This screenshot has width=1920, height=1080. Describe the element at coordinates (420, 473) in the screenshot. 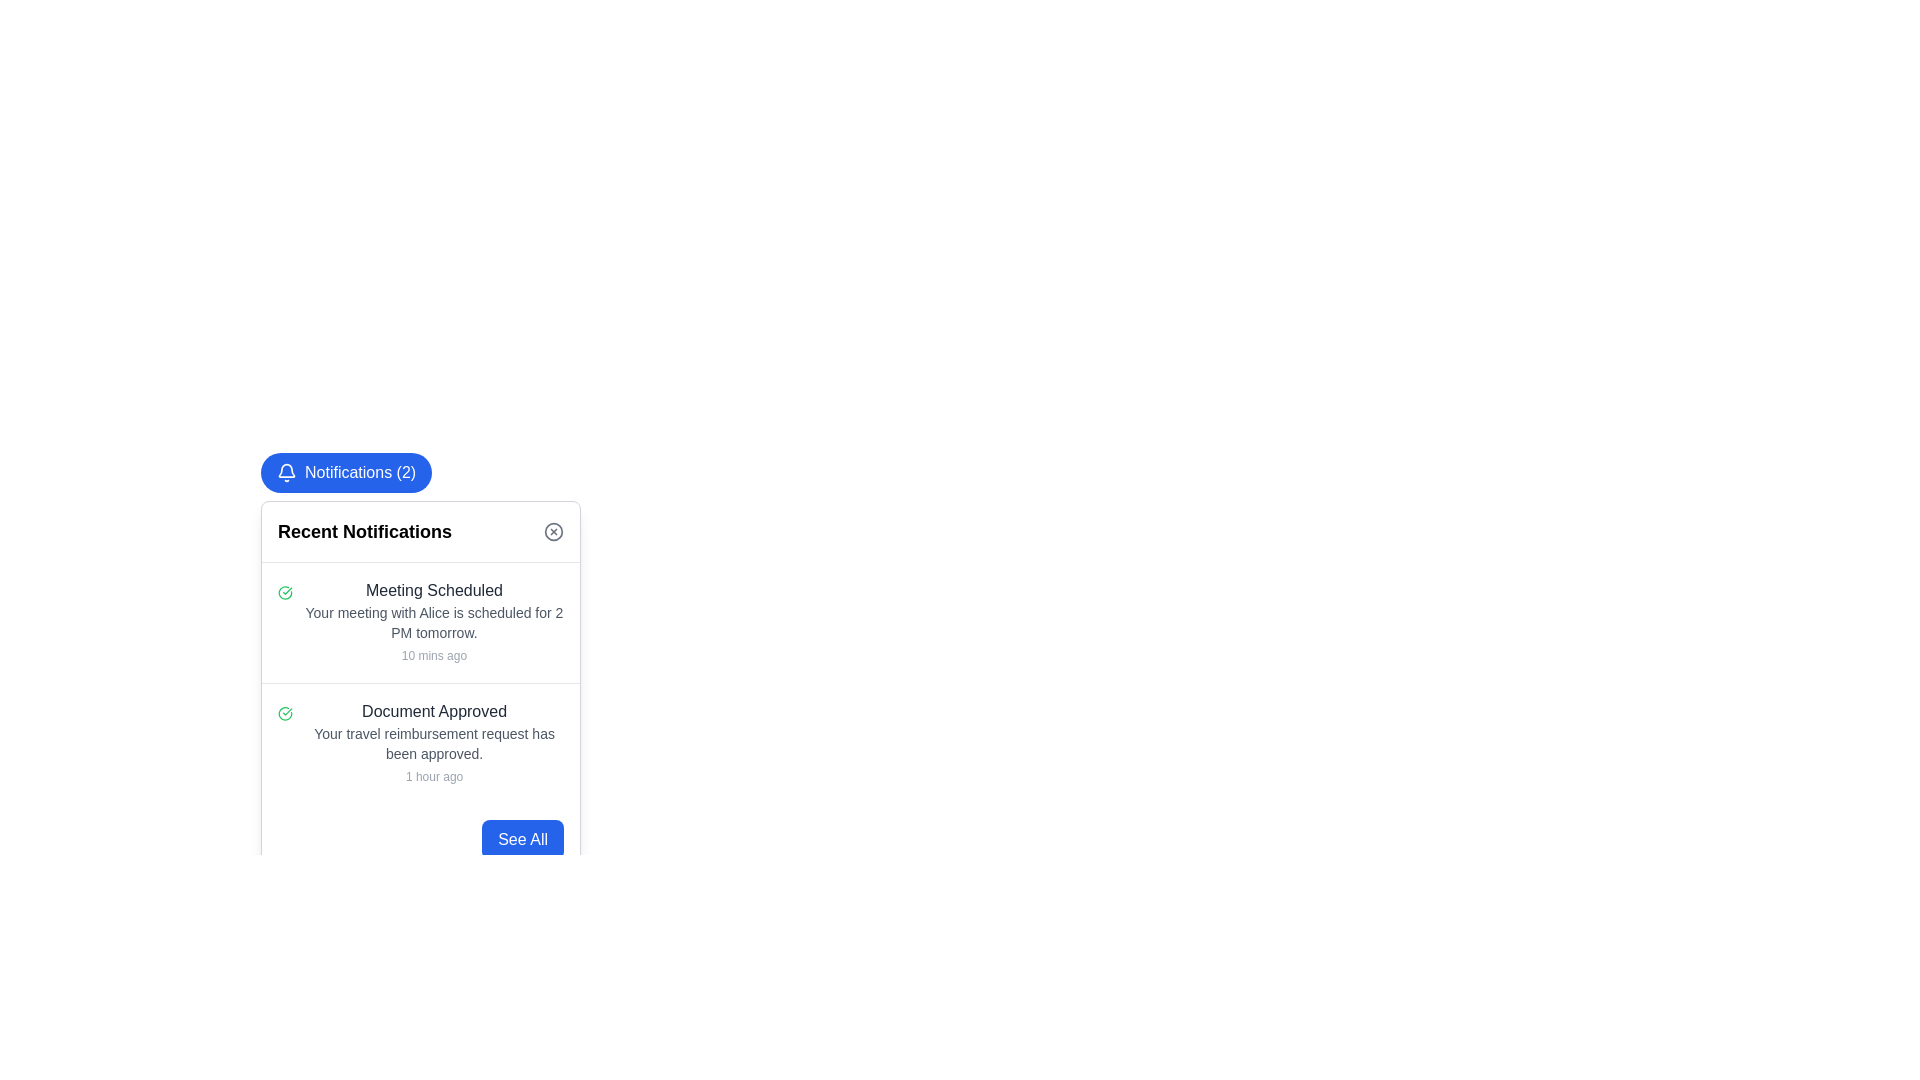

I see `the notifications button at the top-left corner of the notifications panel` at that location.